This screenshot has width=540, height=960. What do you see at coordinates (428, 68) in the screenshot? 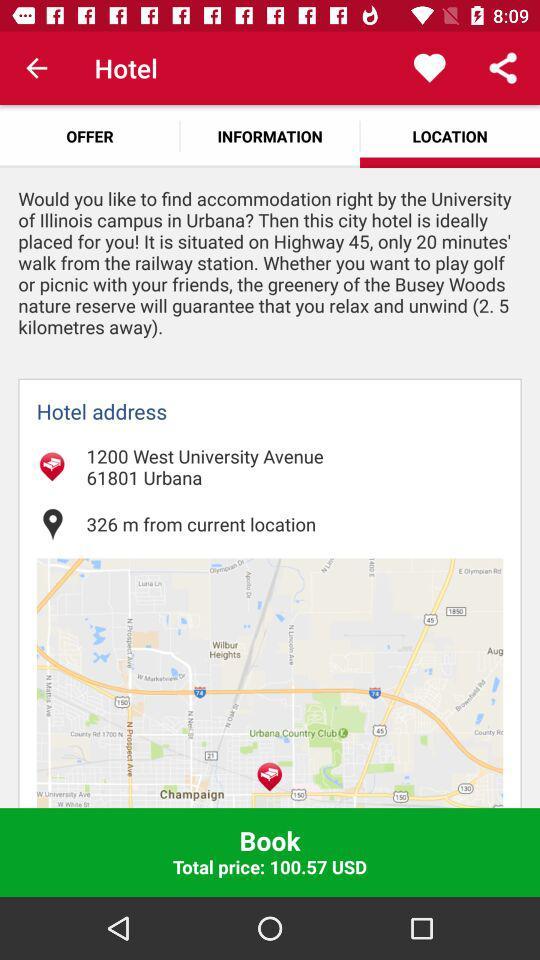
I see `the app above location app` at bounding box center [428, 68].